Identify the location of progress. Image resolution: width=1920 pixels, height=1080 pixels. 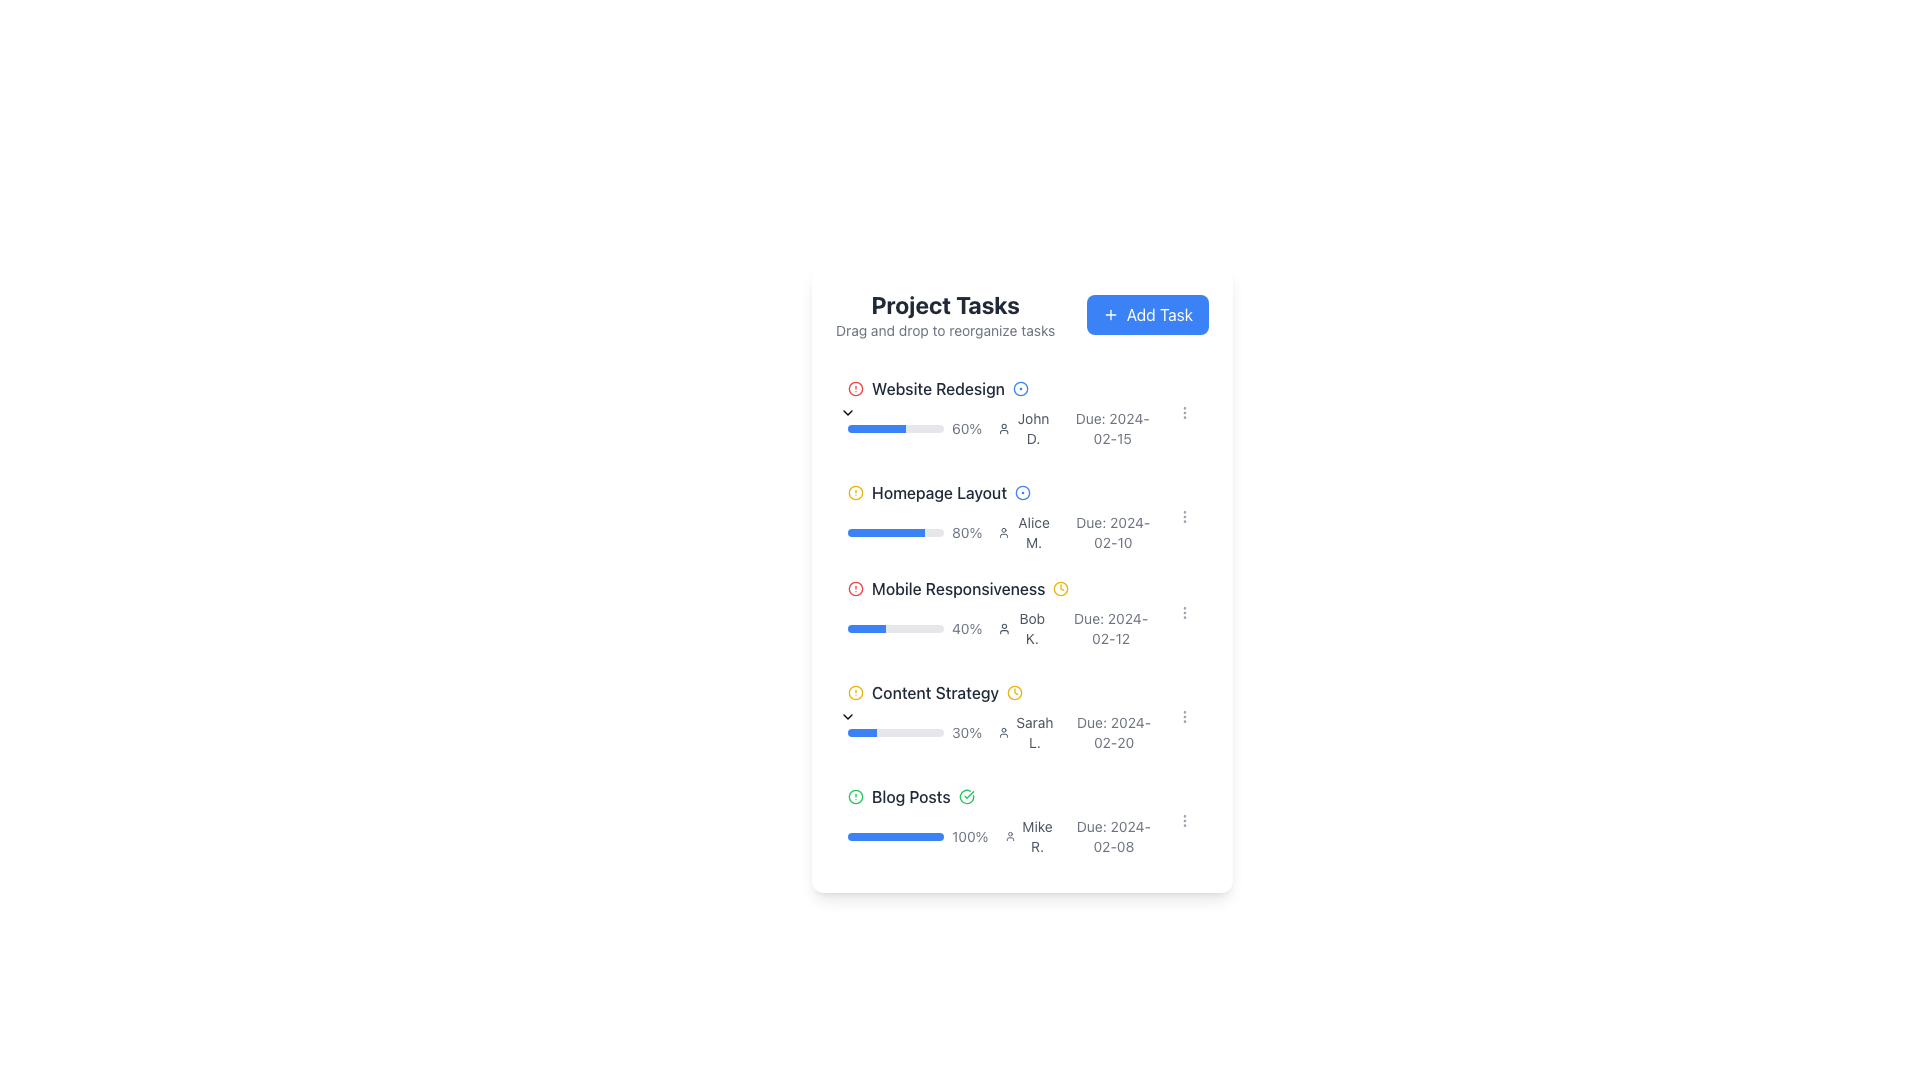
(877, 627).